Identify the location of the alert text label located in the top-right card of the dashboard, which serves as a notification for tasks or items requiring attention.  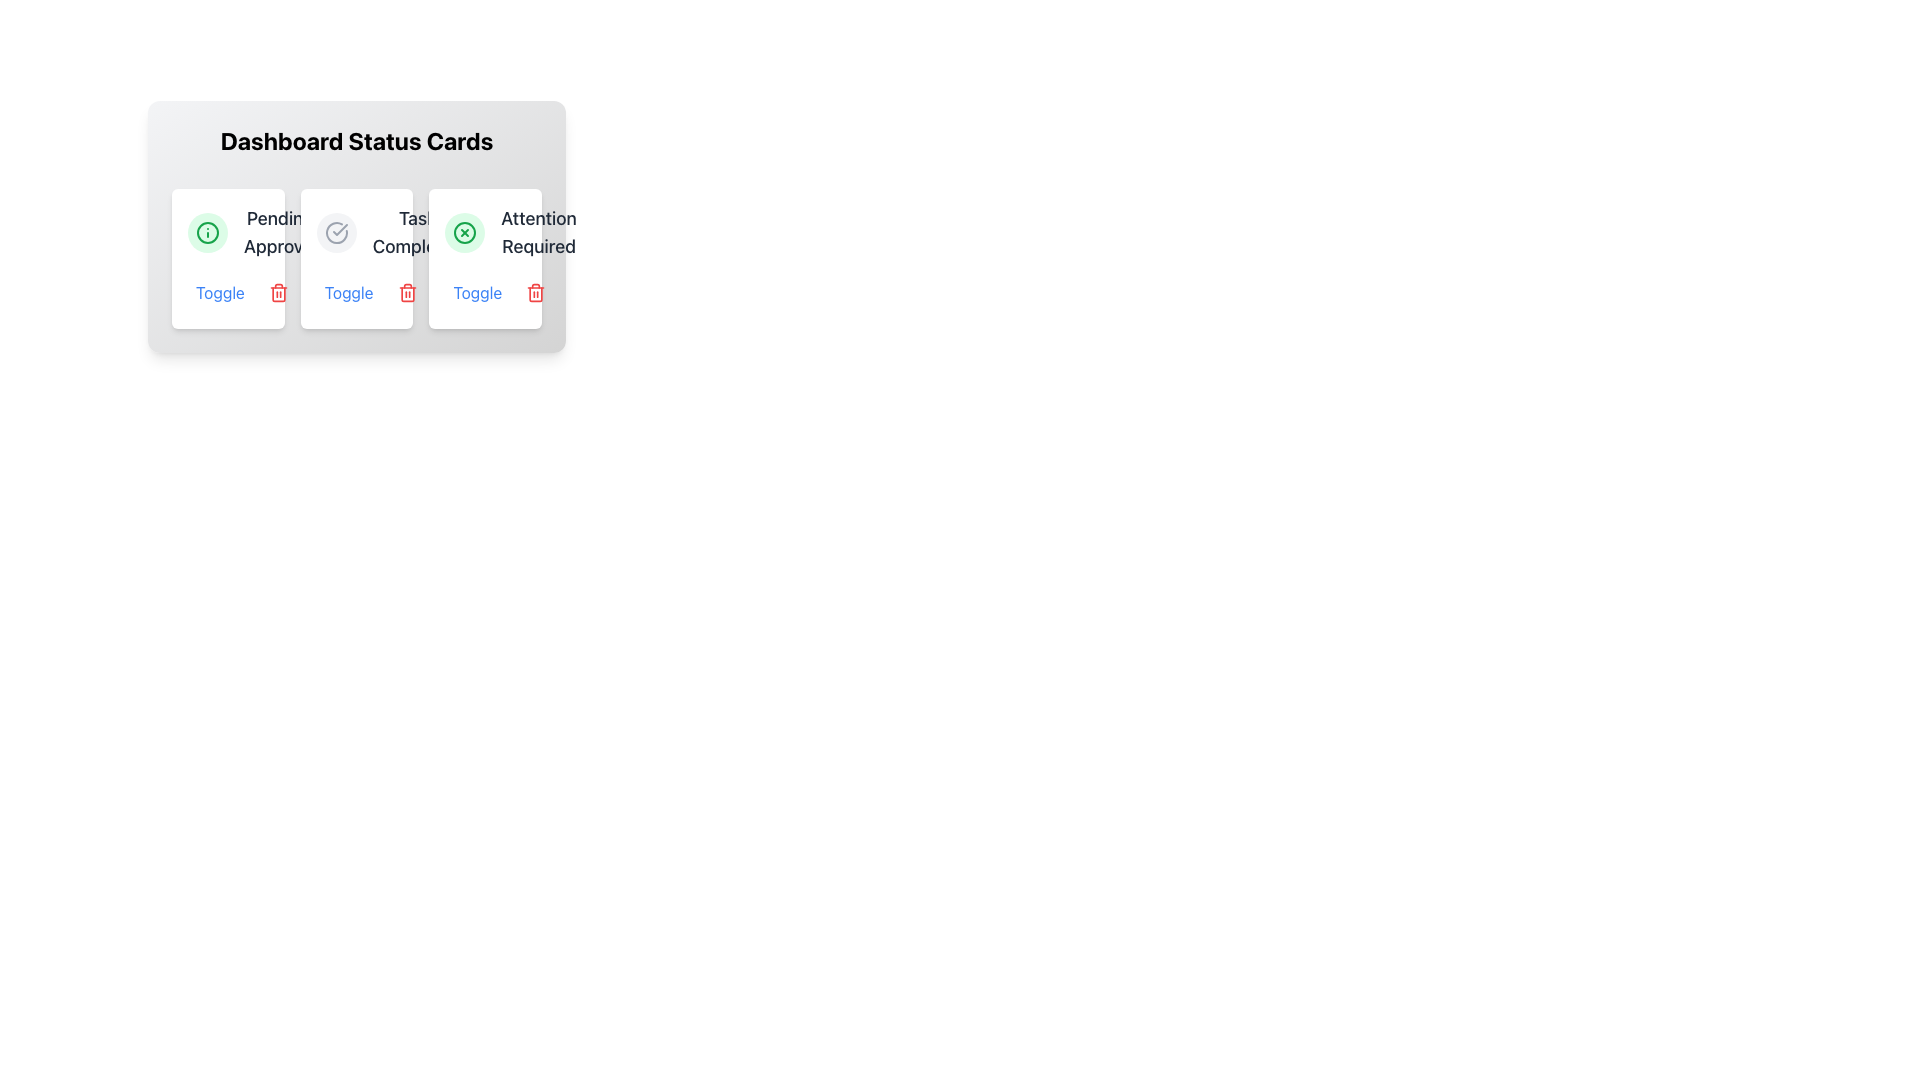
(485, 231).